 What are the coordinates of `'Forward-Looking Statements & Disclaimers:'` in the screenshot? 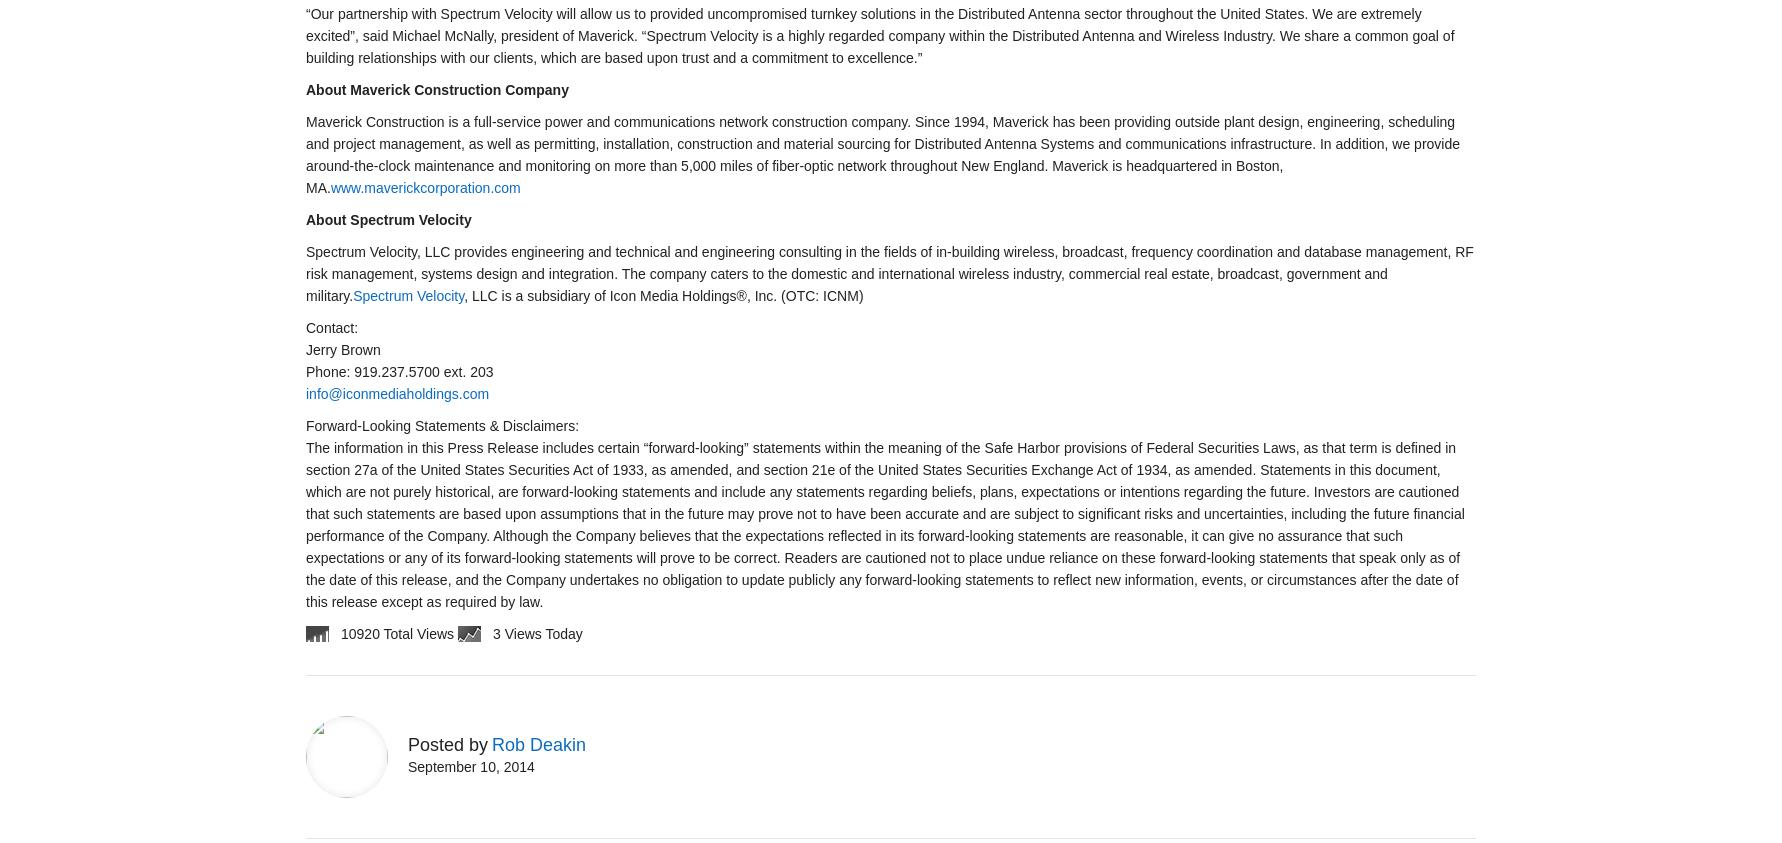 It's located at (442, 425).